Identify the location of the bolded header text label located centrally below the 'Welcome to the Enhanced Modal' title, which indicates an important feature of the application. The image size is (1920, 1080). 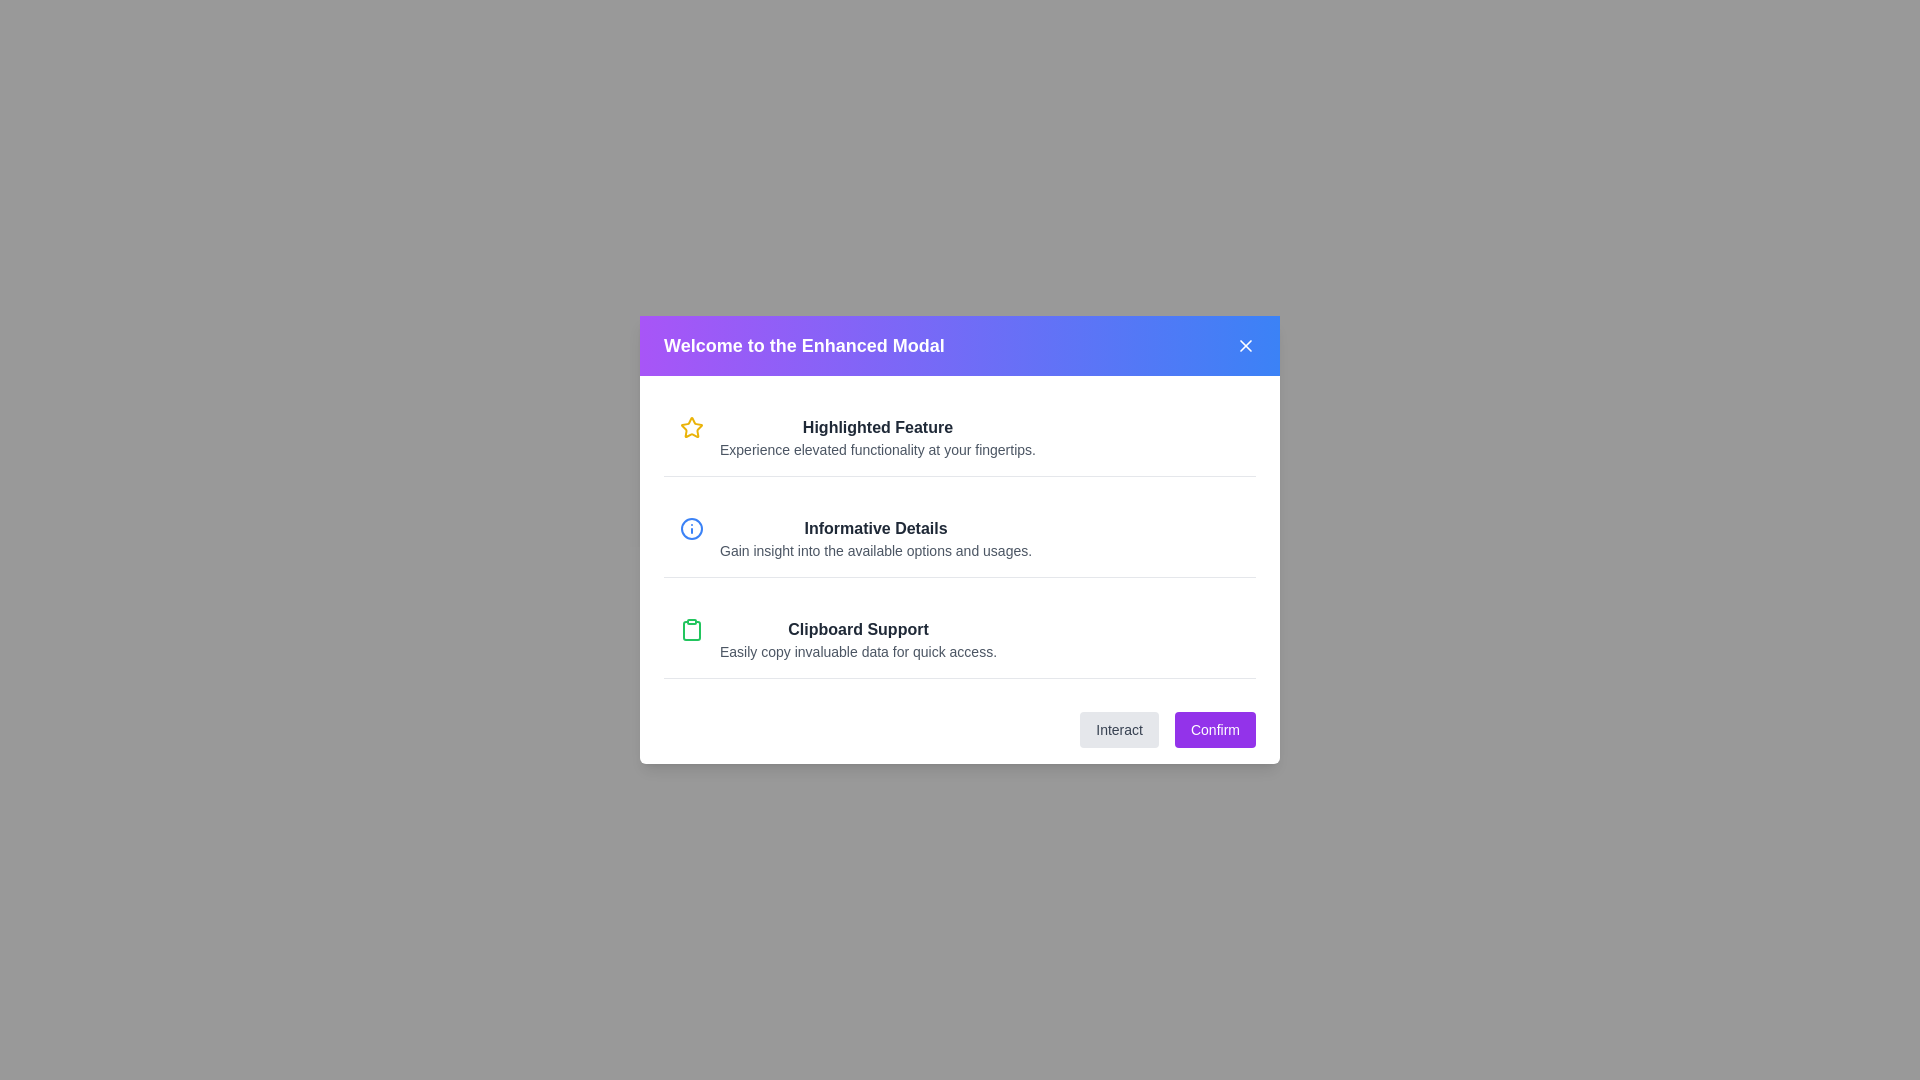
(878, 427).